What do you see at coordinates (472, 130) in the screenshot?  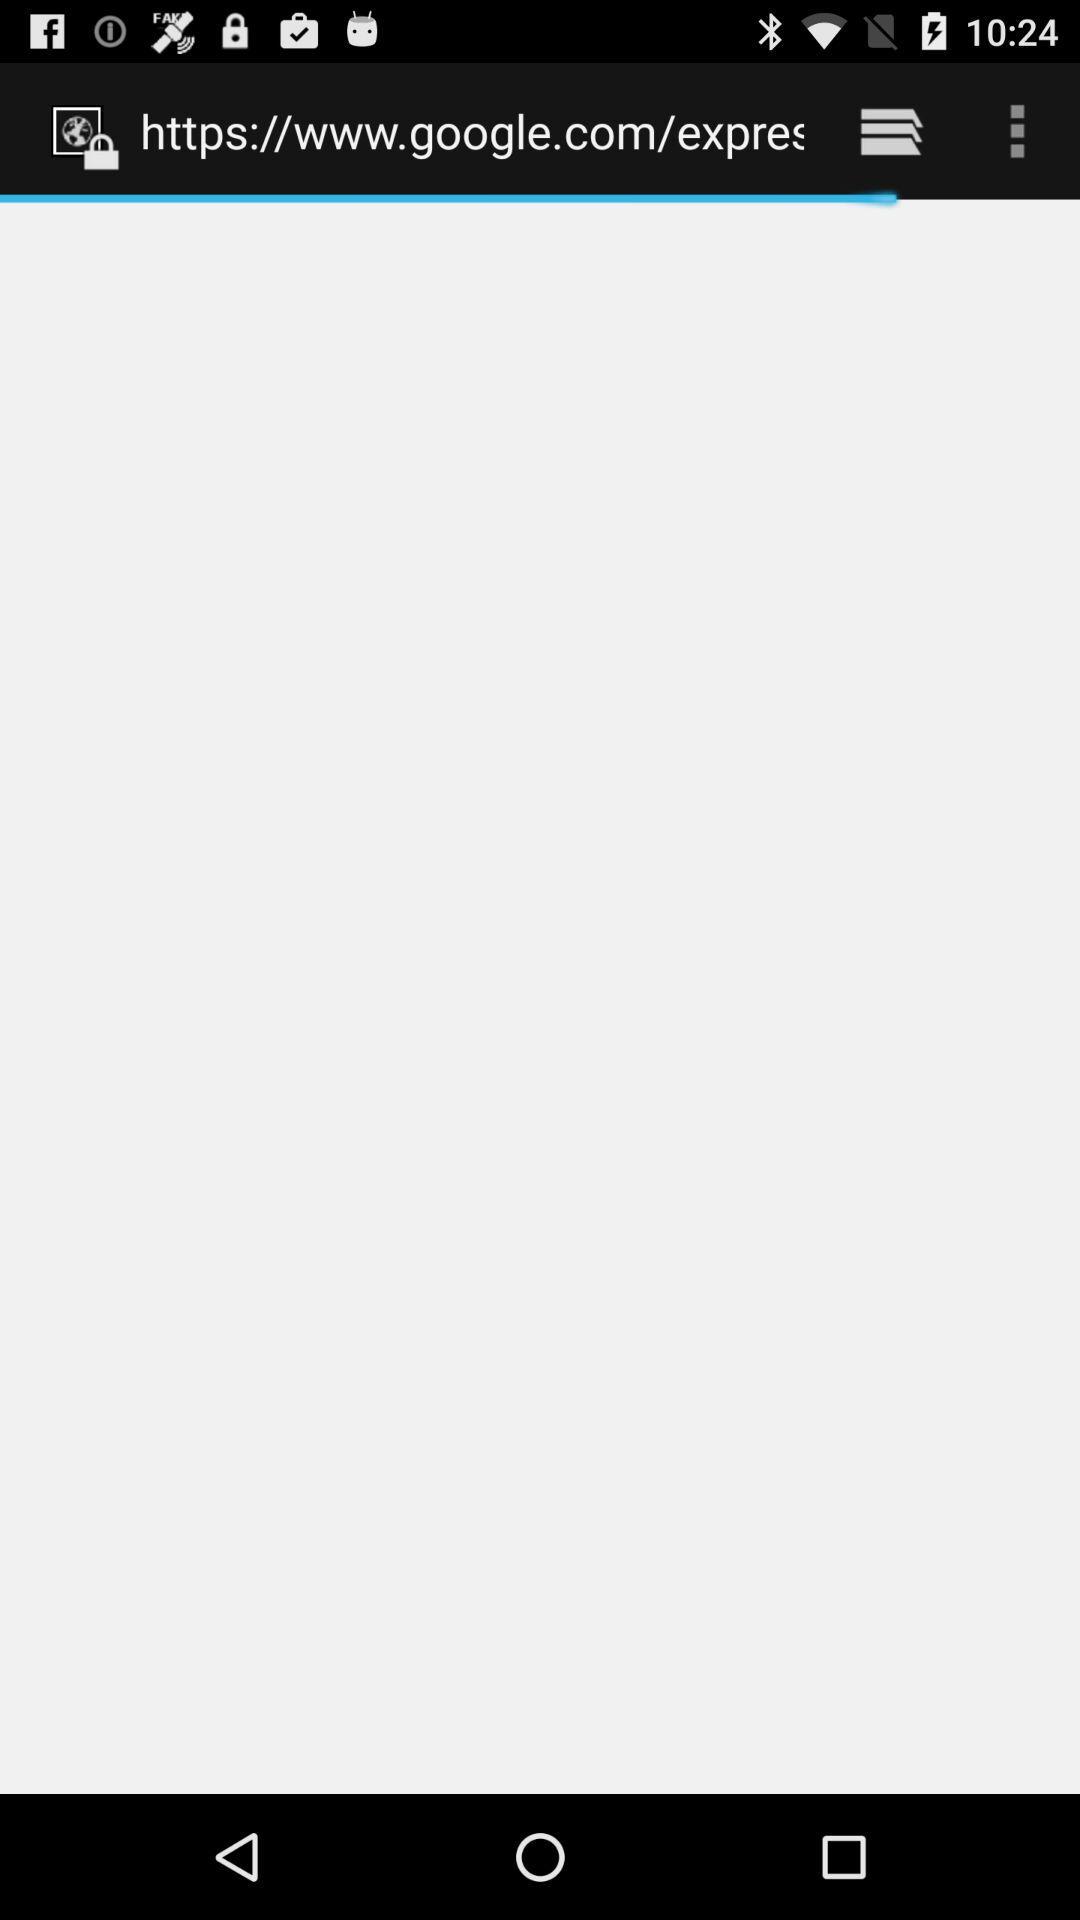 I see `the https www google` at bounding box center [472, 130].